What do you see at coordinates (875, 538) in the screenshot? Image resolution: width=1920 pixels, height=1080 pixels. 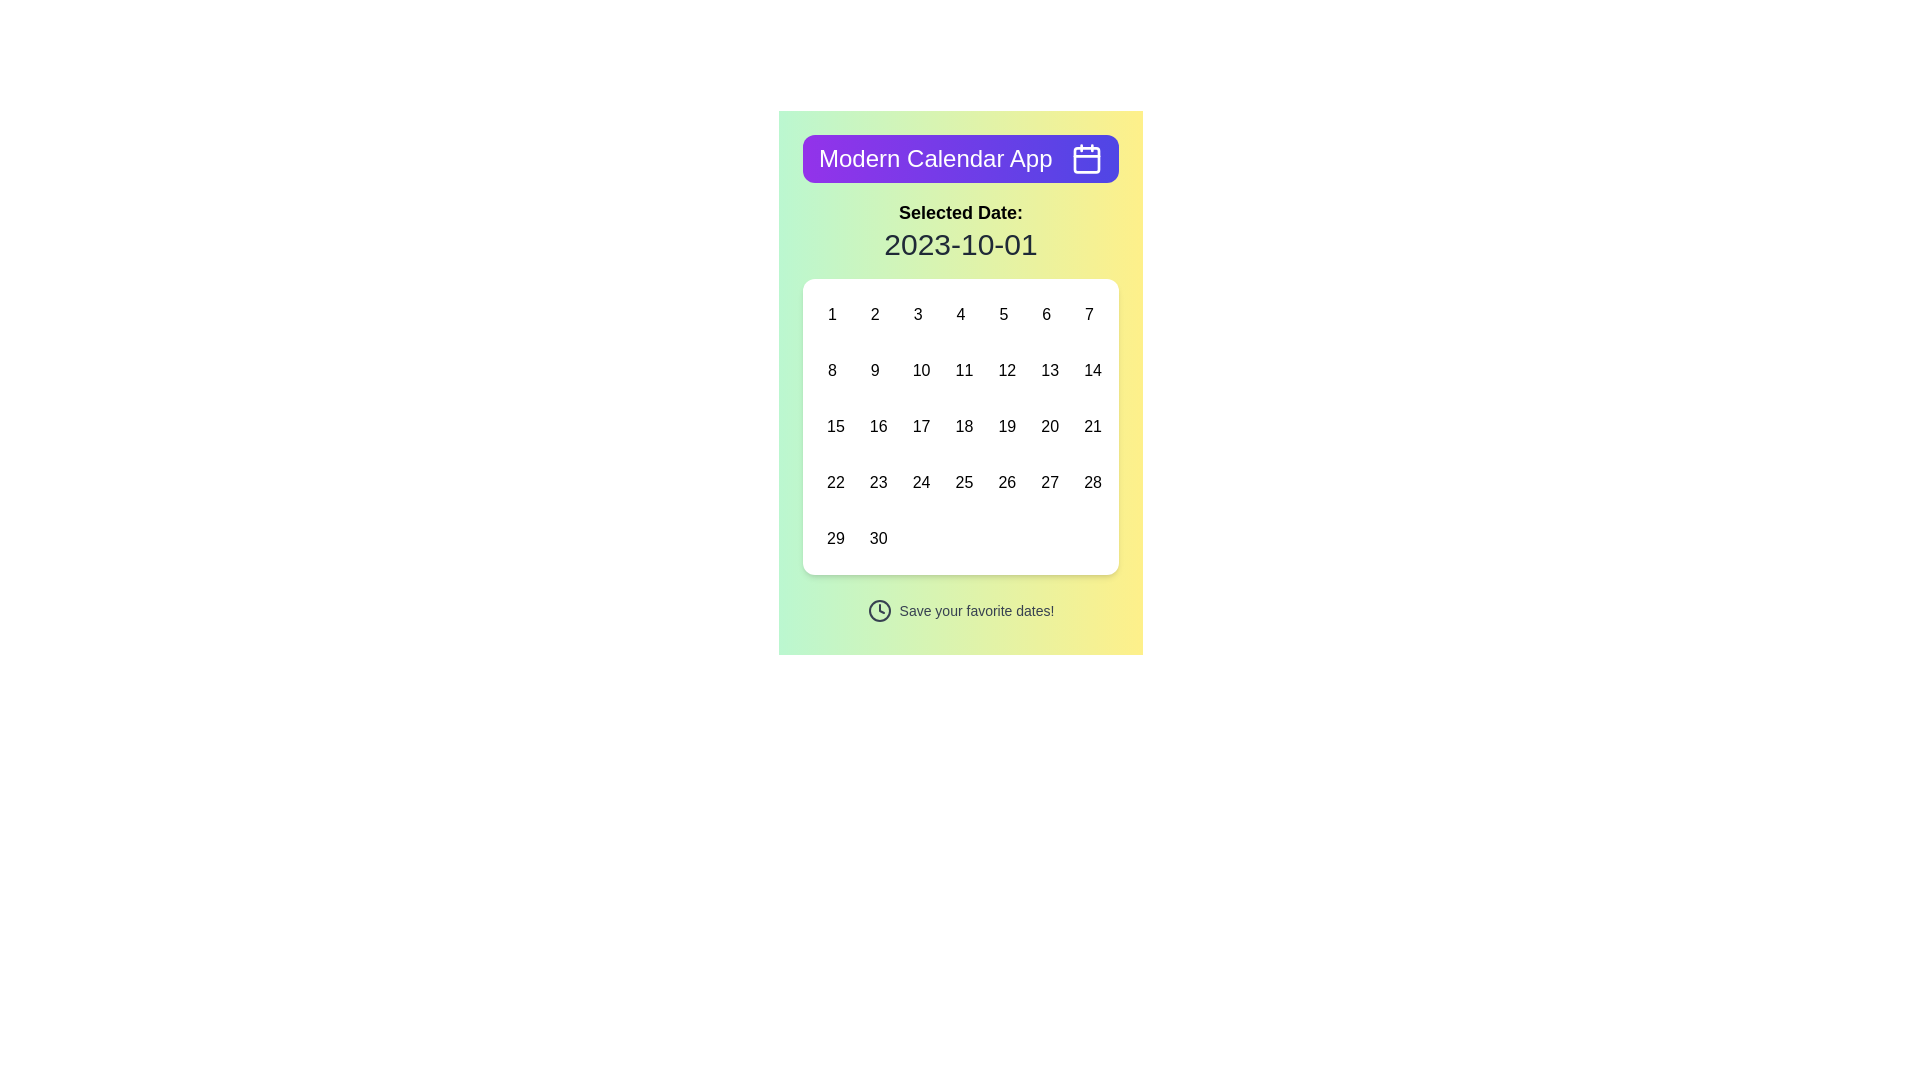 I see `the rectangular button labeled '30' in the bottom-right corner of the calendar grid` at bounding box center [875, 538].